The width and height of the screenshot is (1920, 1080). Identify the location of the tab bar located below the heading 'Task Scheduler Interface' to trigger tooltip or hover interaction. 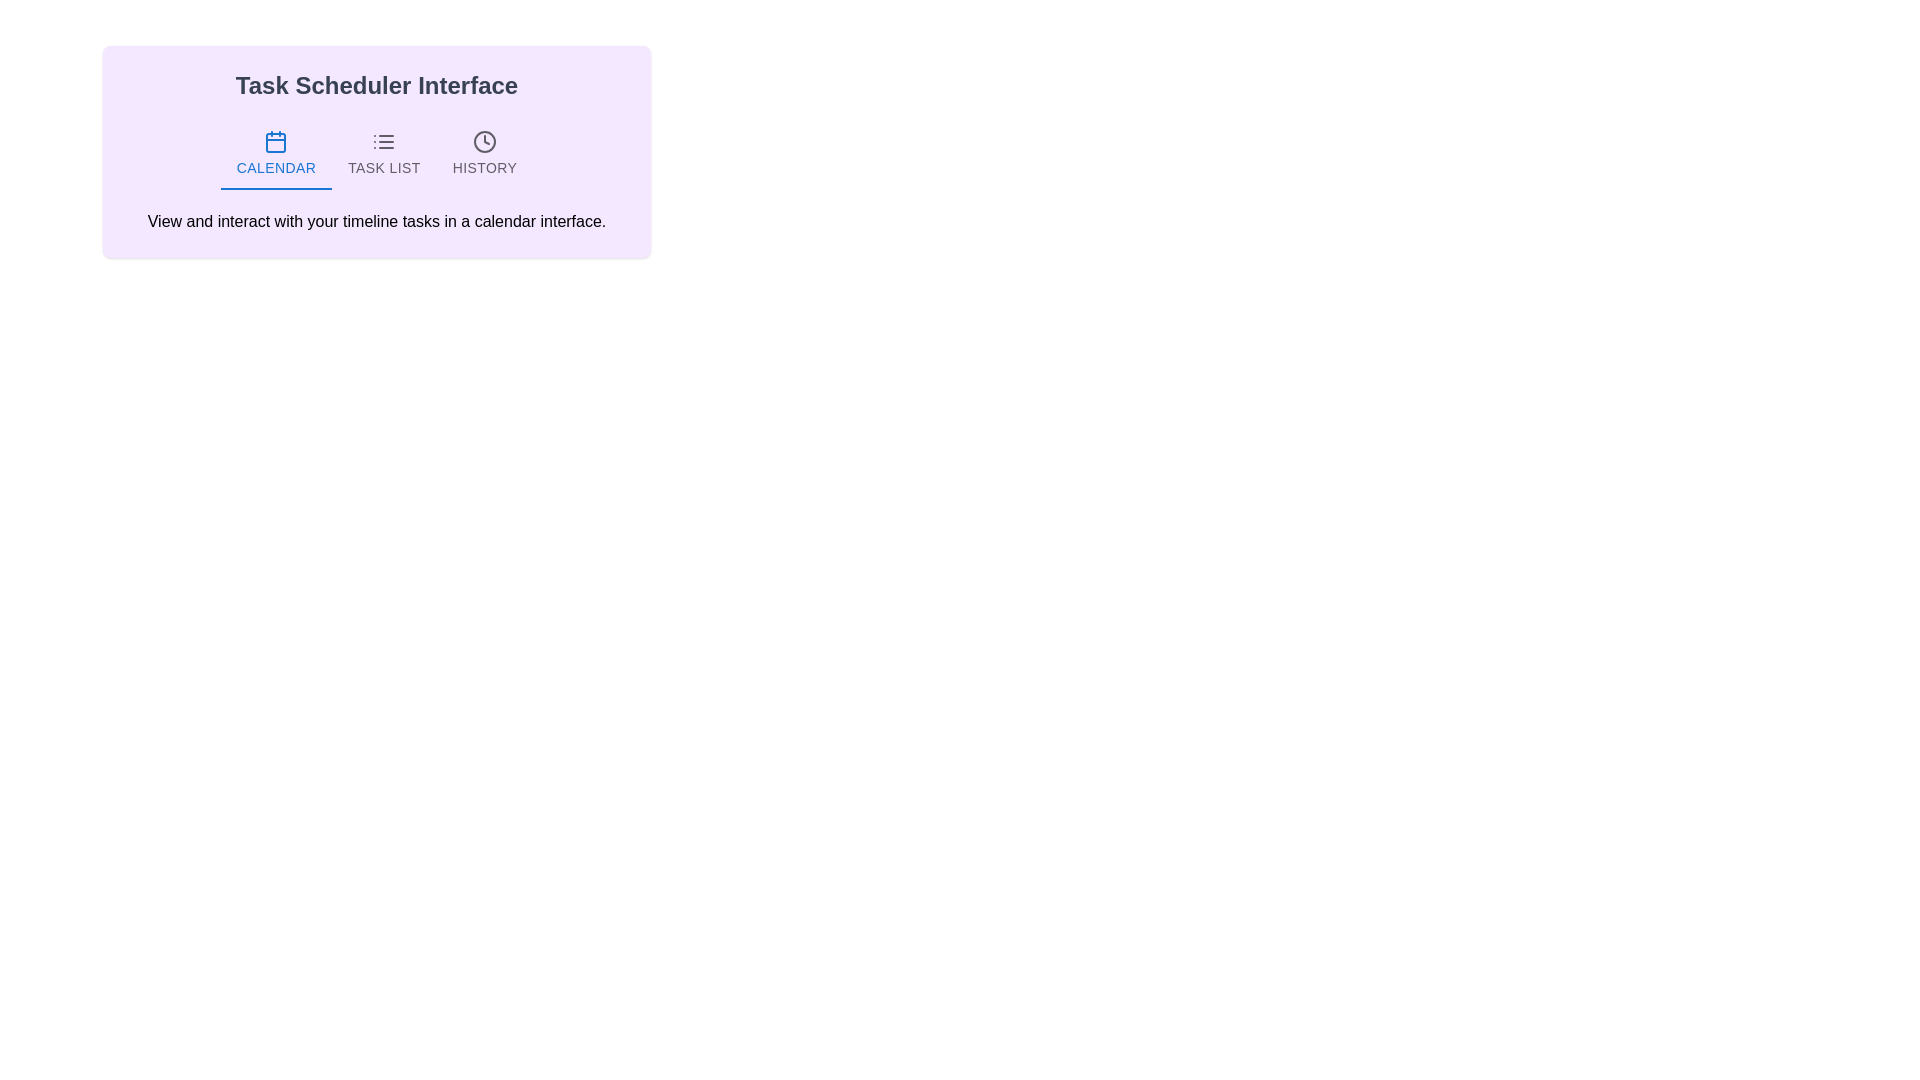
(377, 153).